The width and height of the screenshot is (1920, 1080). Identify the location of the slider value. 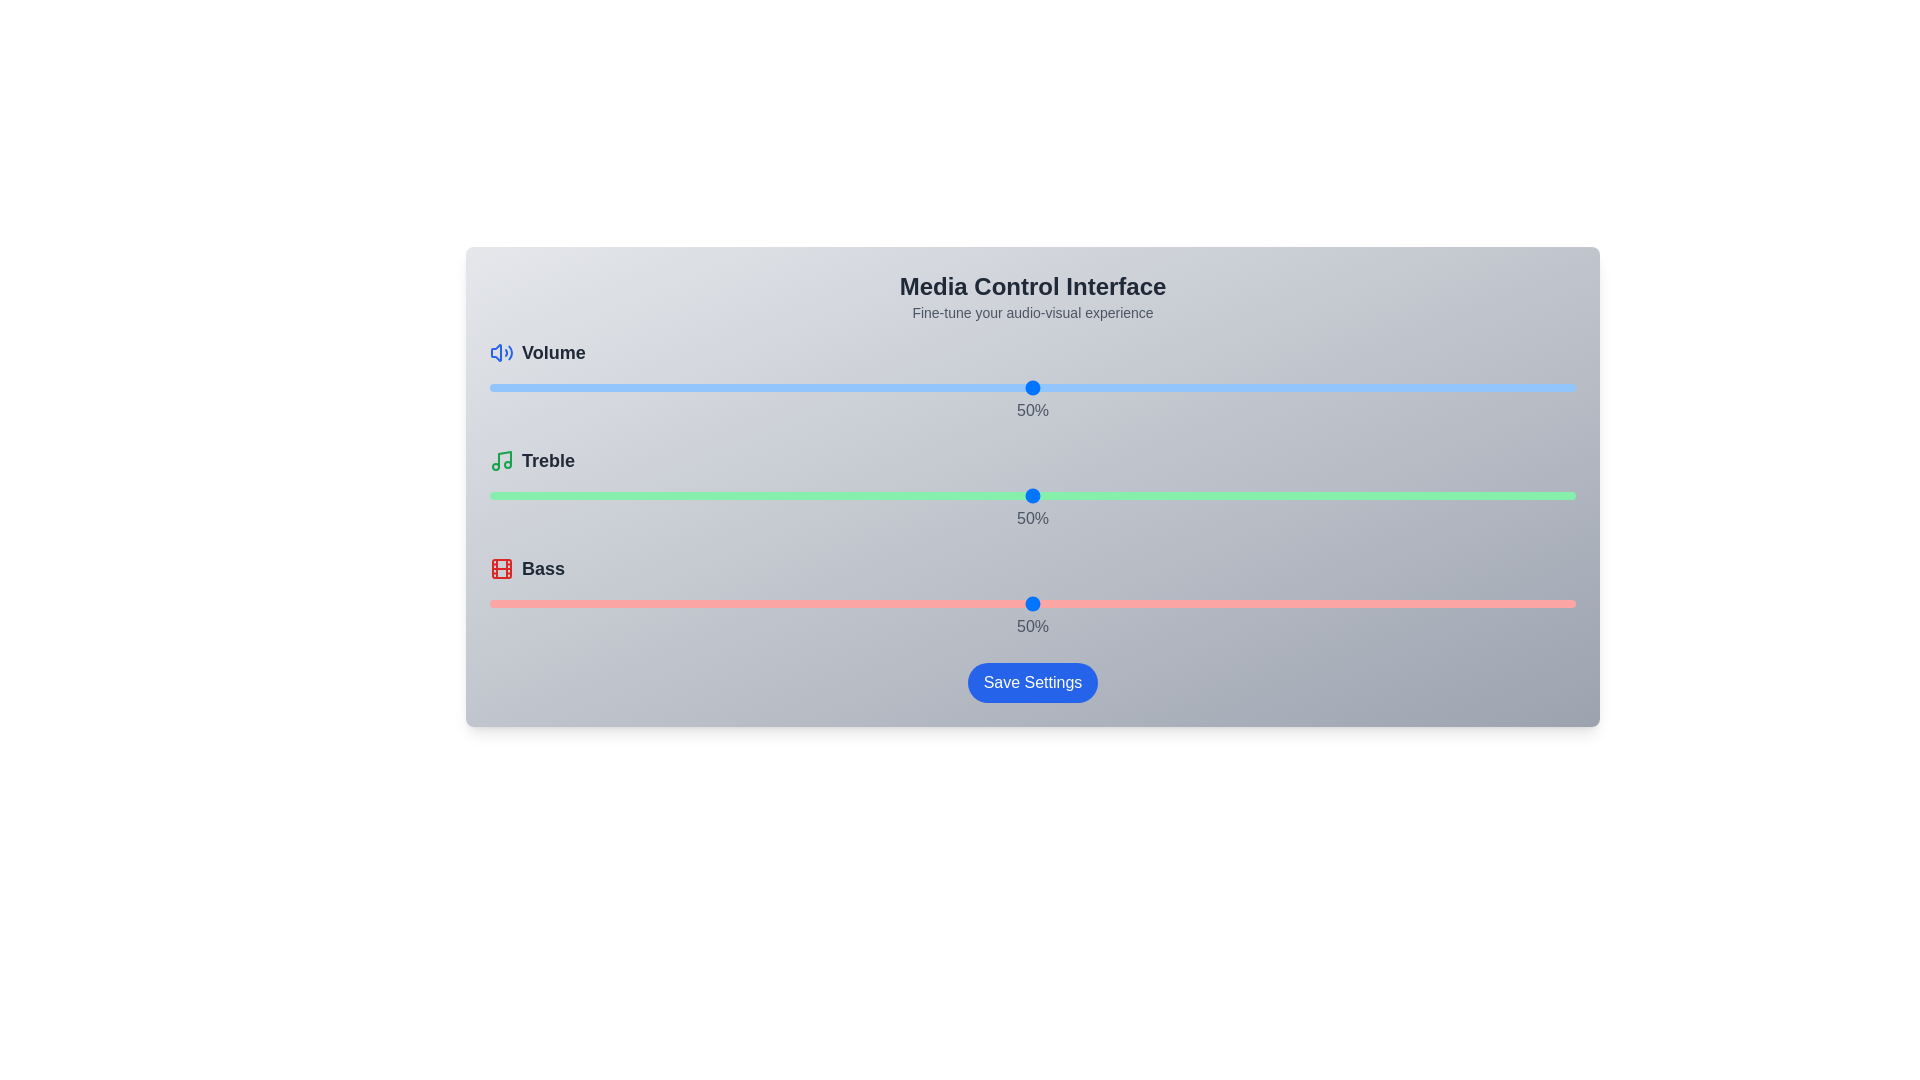
(1205, 495).